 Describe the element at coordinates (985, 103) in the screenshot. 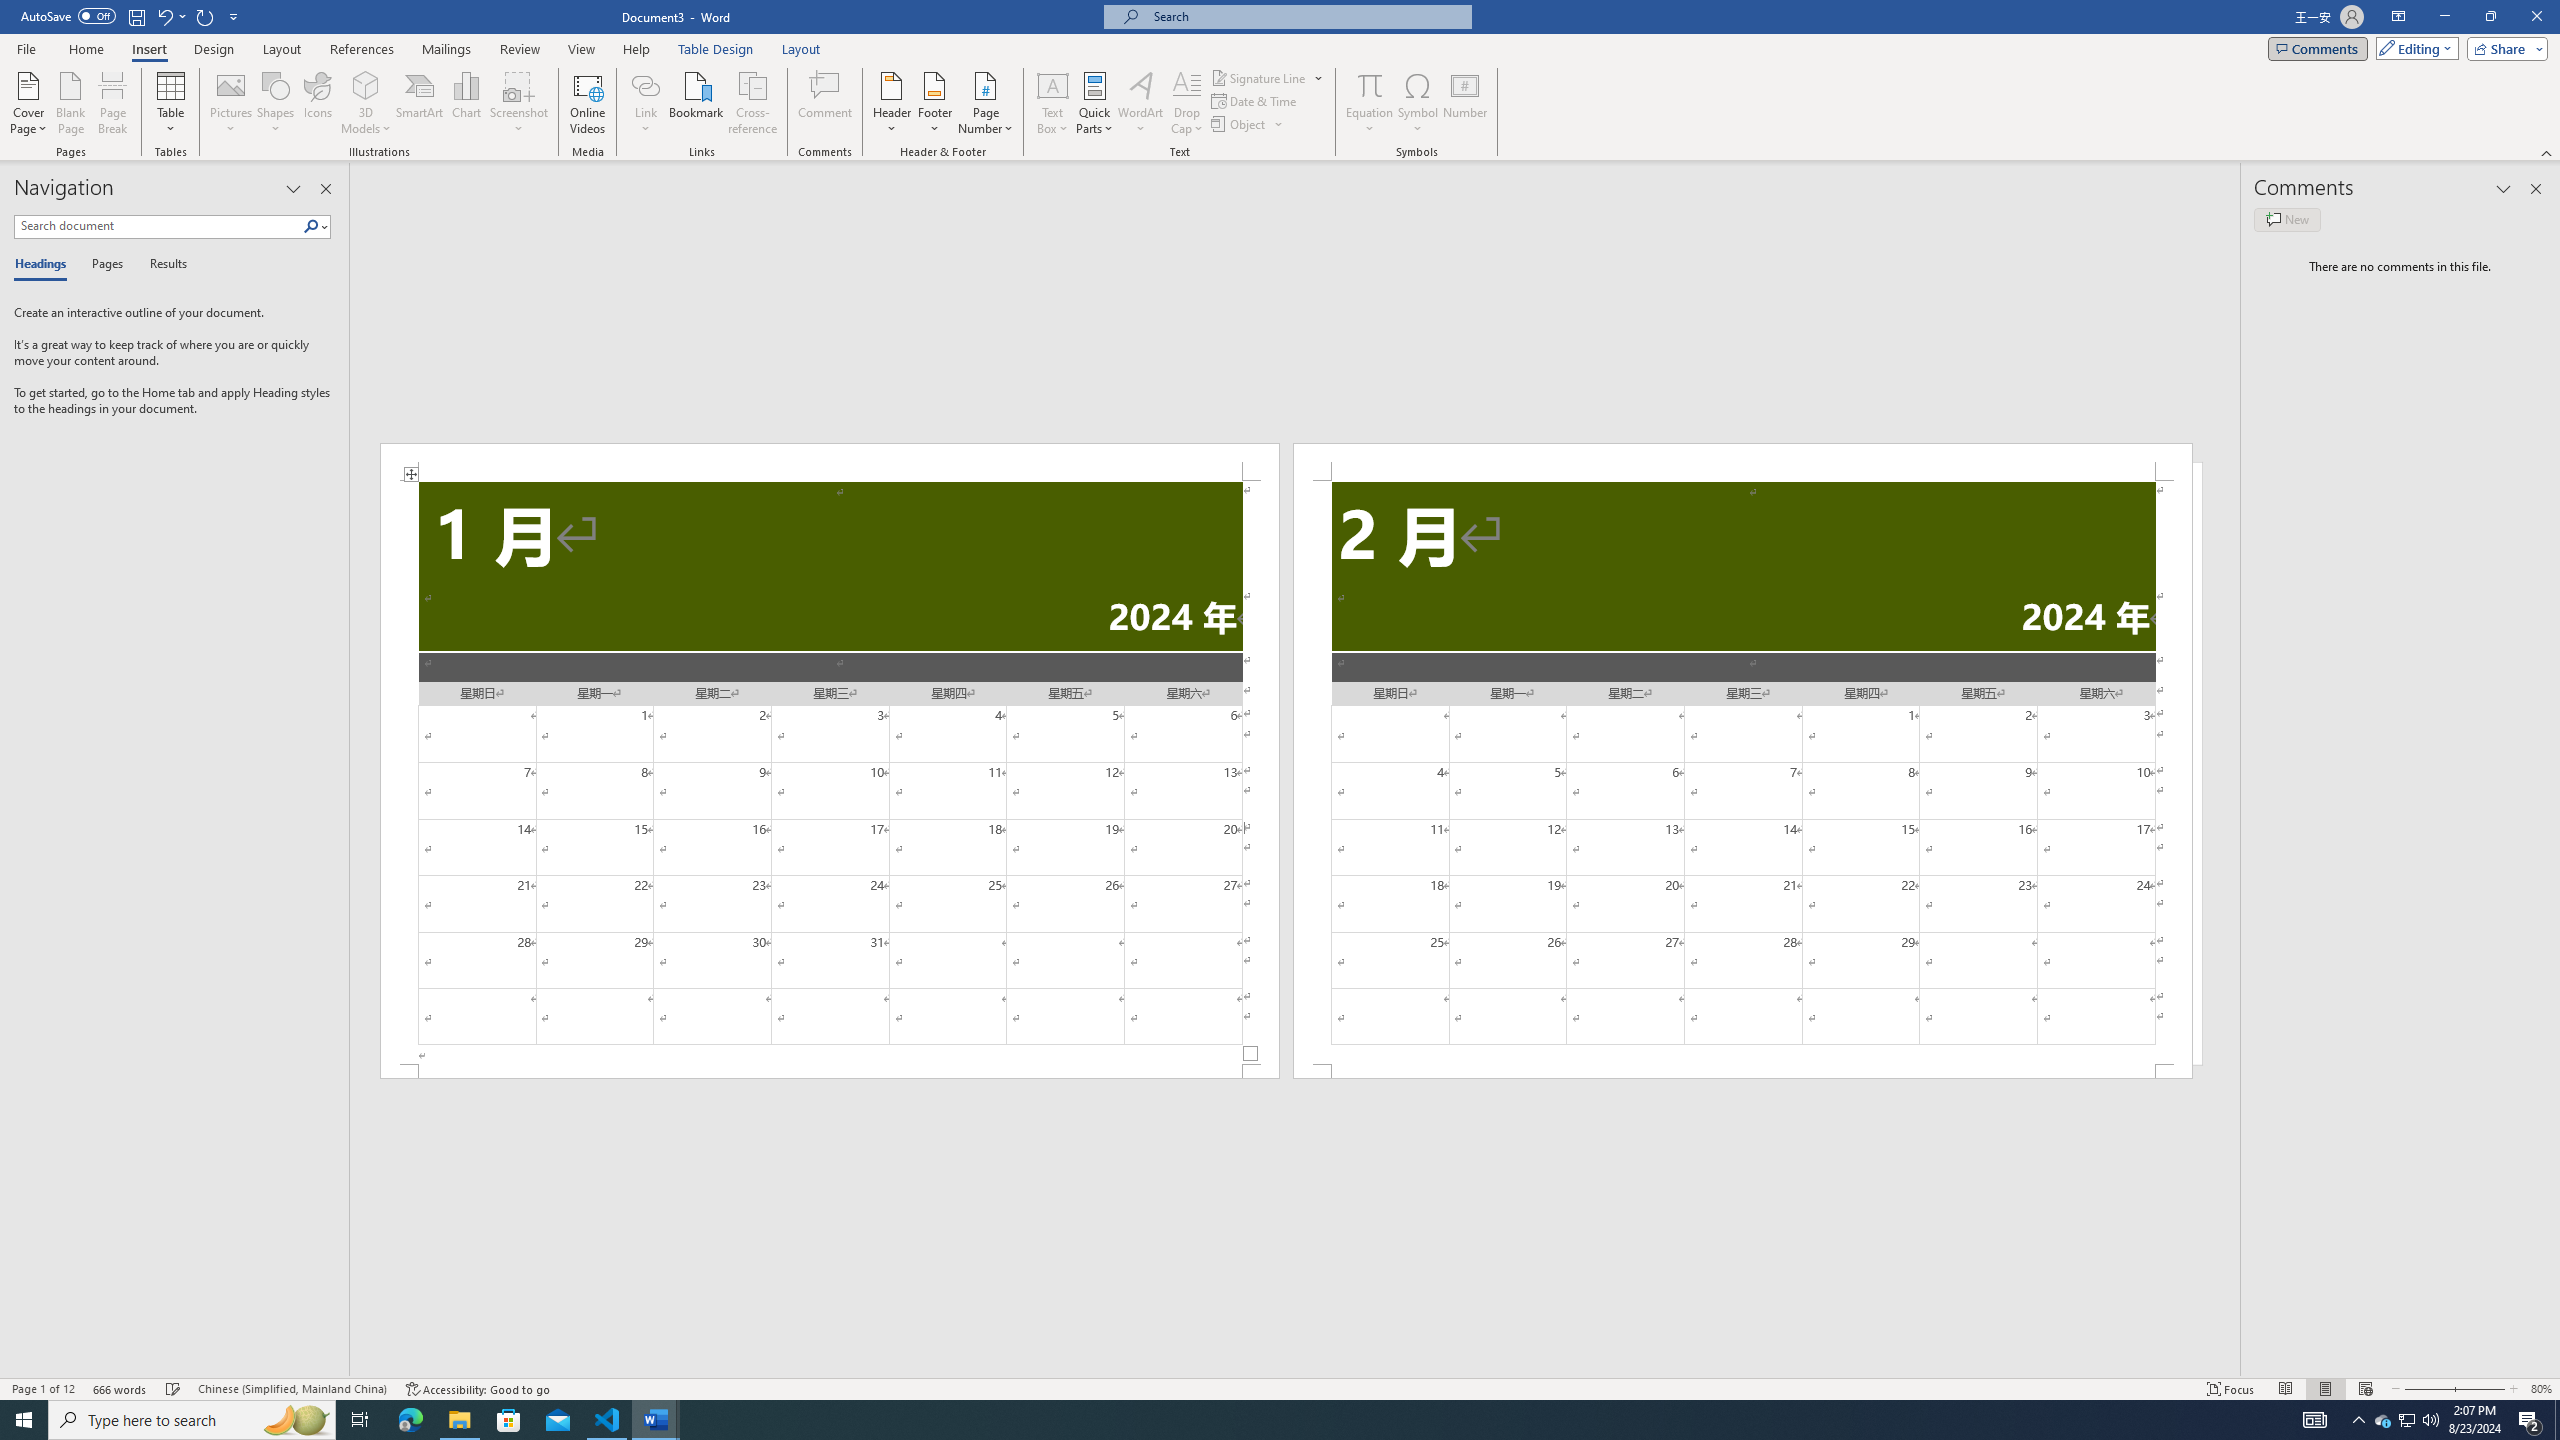

I see `'Page Number'` at that location.